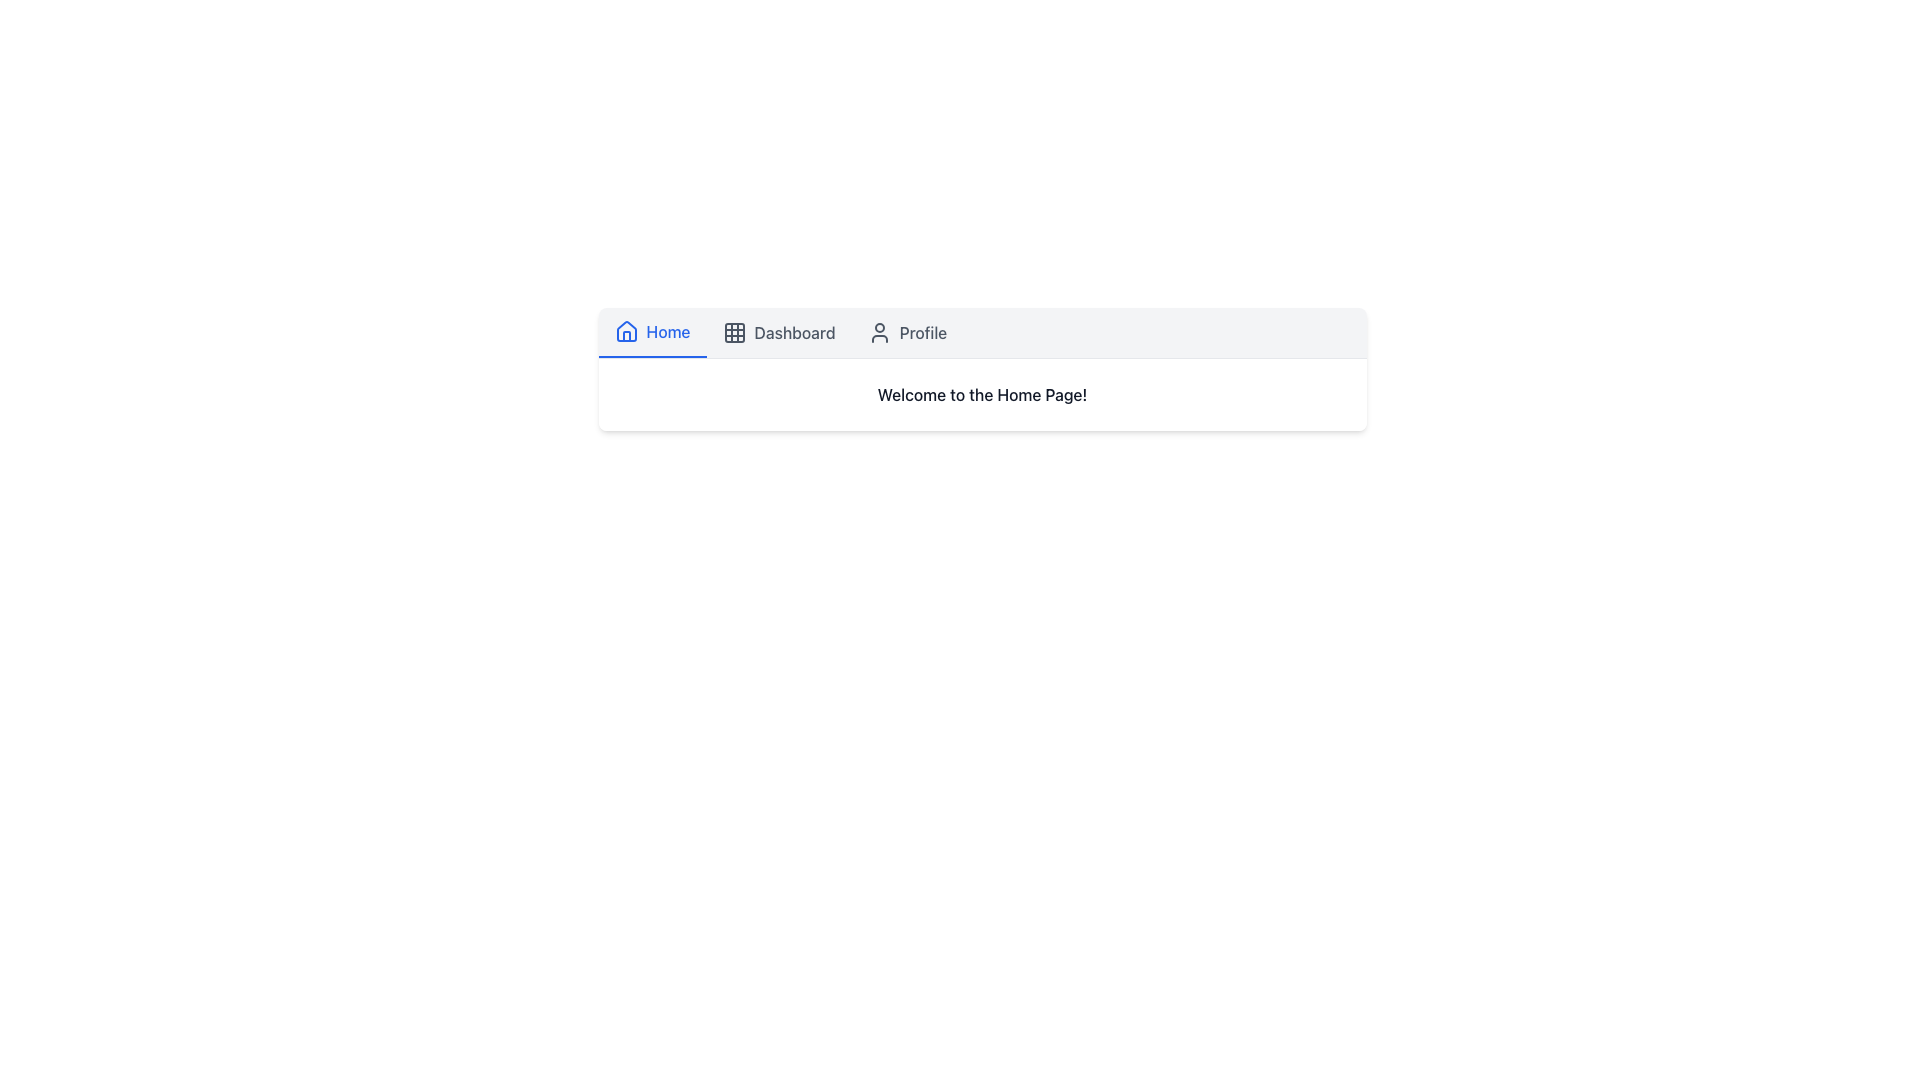 The height and width of the screenshot is (1080, 1920). What do you see at coordinates (733, 331) in the screenshot?
I see `the square grid icon located to the left of the 'Dashboard' text in the navigation bar` at bounding box center [733, 331].